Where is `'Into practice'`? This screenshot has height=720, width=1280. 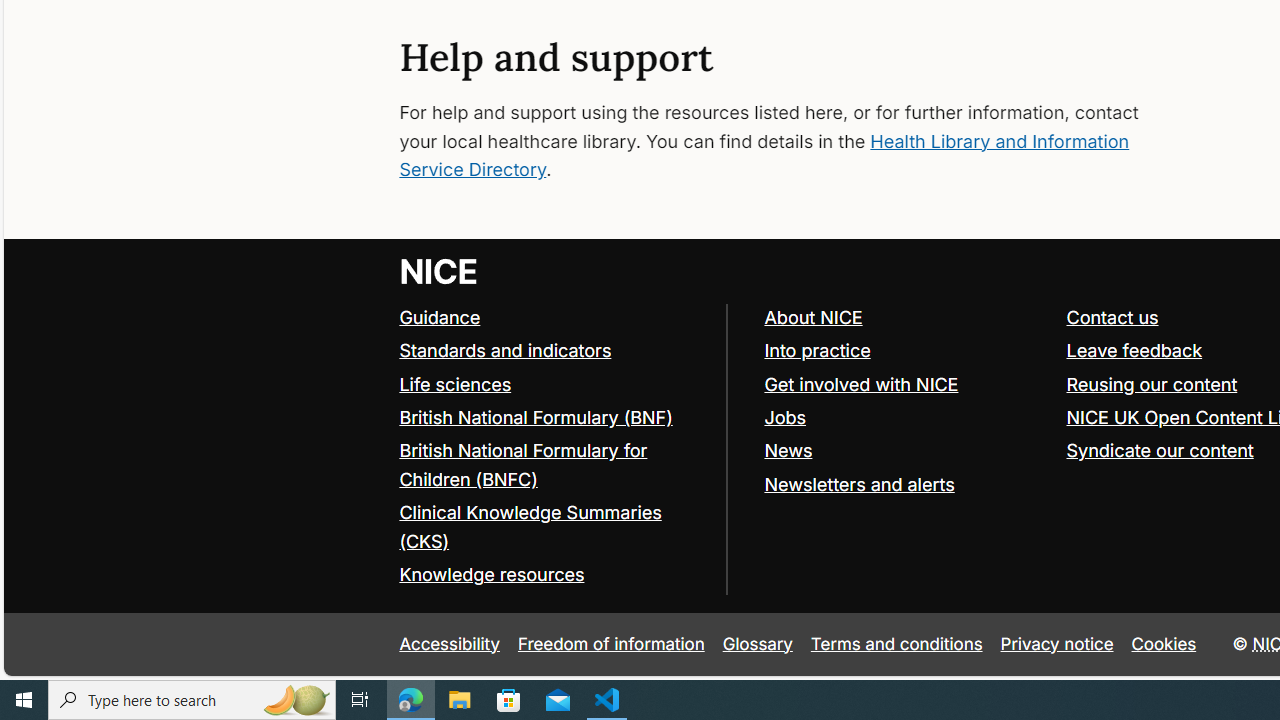 'Into practice' is located at coordinates (817, 350).